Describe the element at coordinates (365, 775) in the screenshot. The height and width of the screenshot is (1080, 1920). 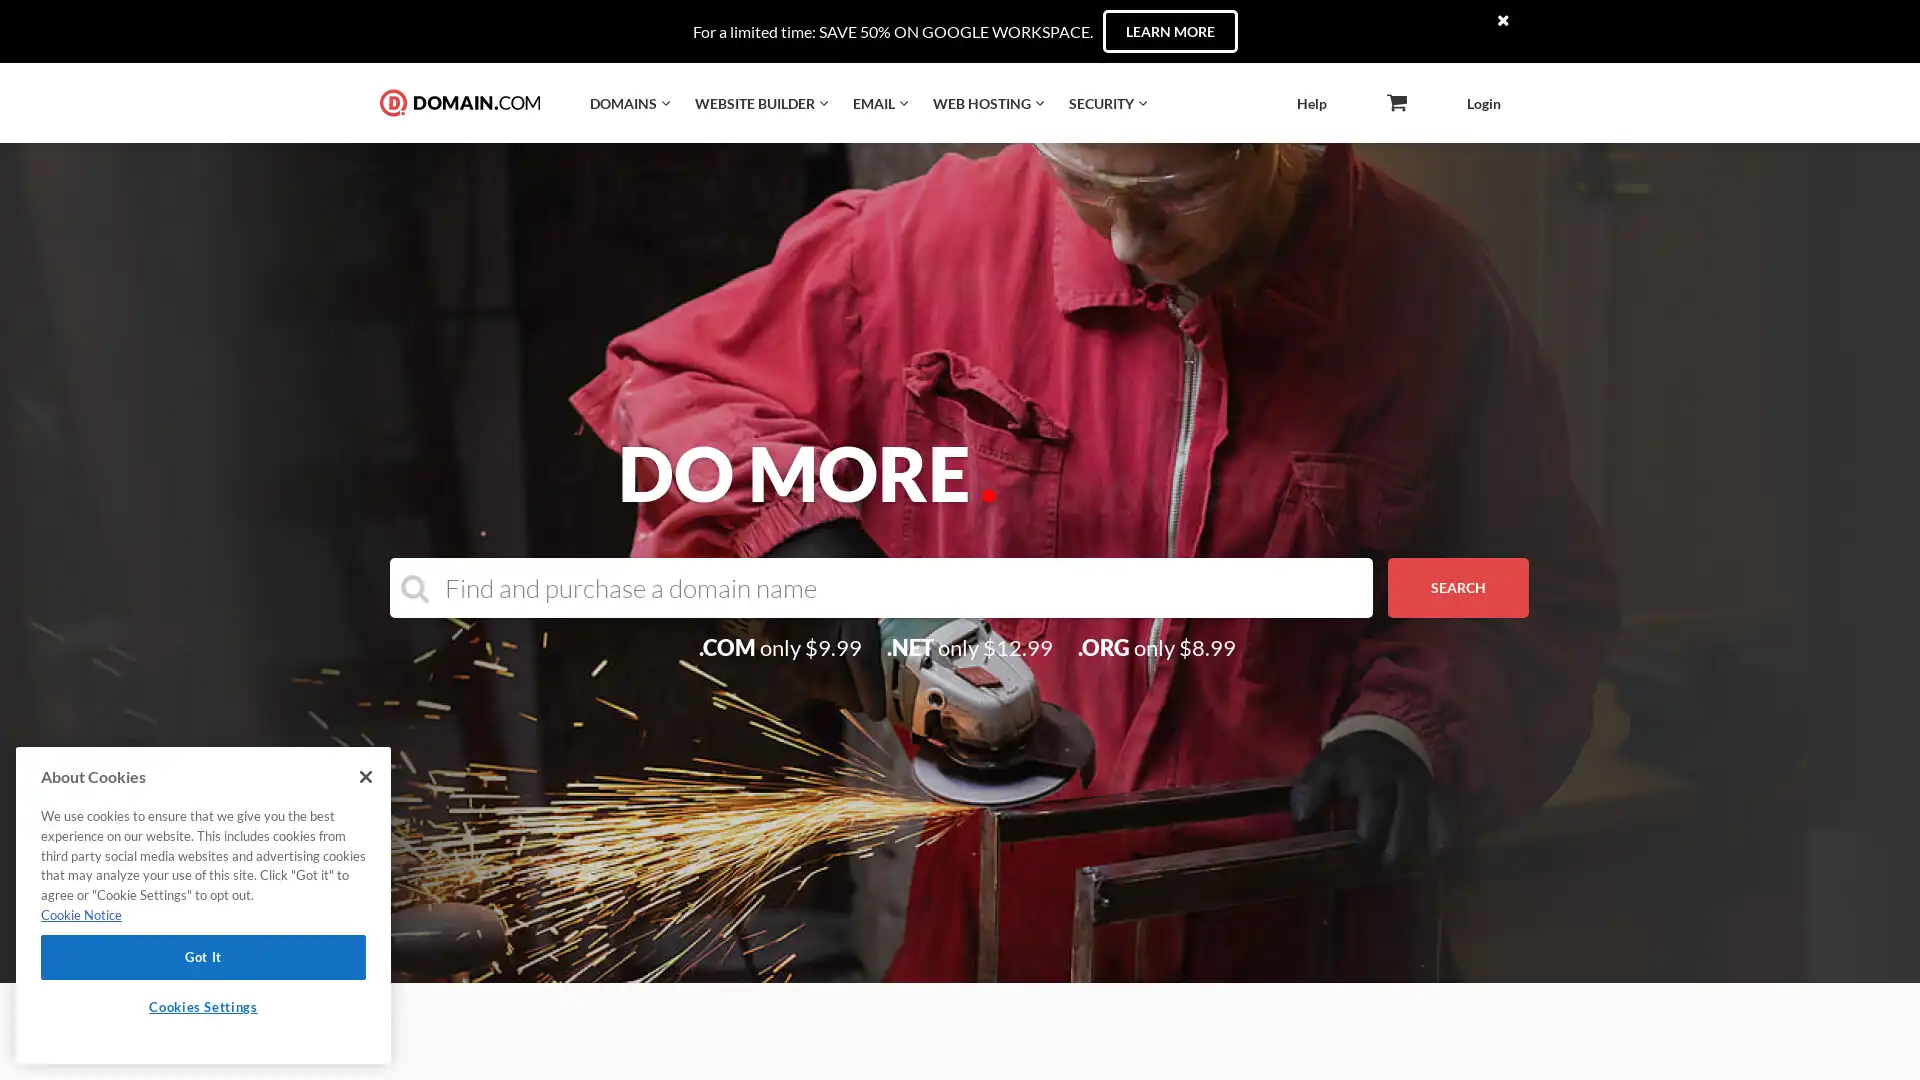
I see `Close` at that location.